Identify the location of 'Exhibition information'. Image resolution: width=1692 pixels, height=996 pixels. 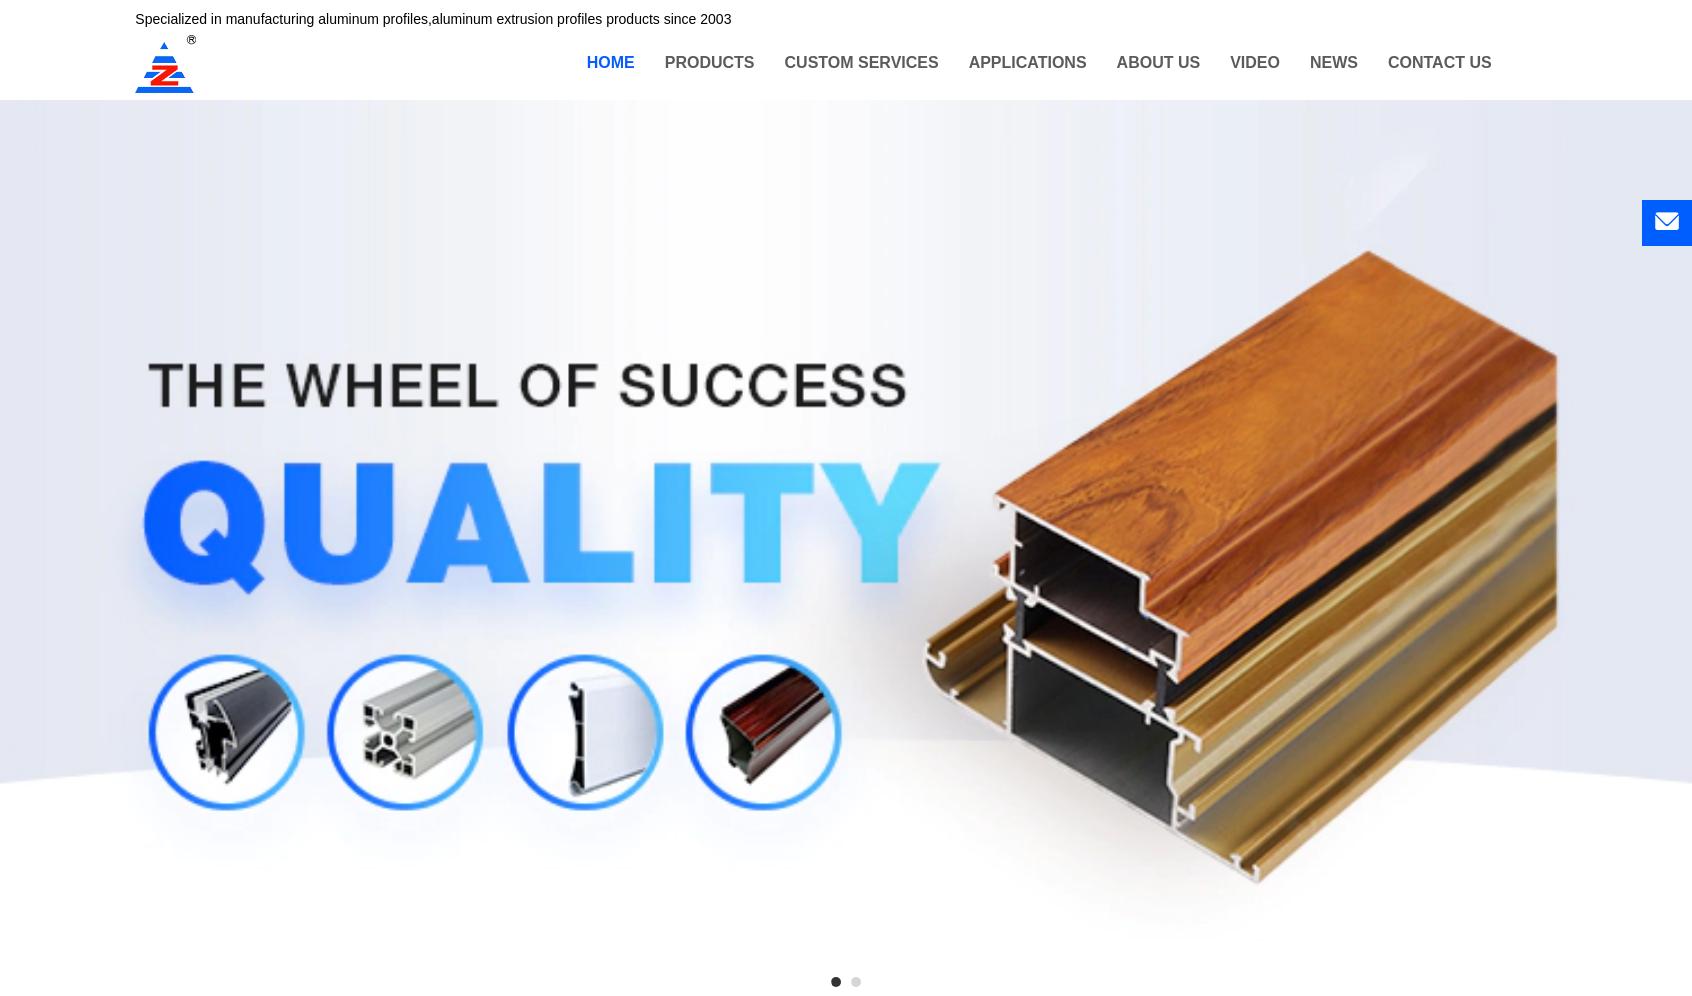
(1383, 208).